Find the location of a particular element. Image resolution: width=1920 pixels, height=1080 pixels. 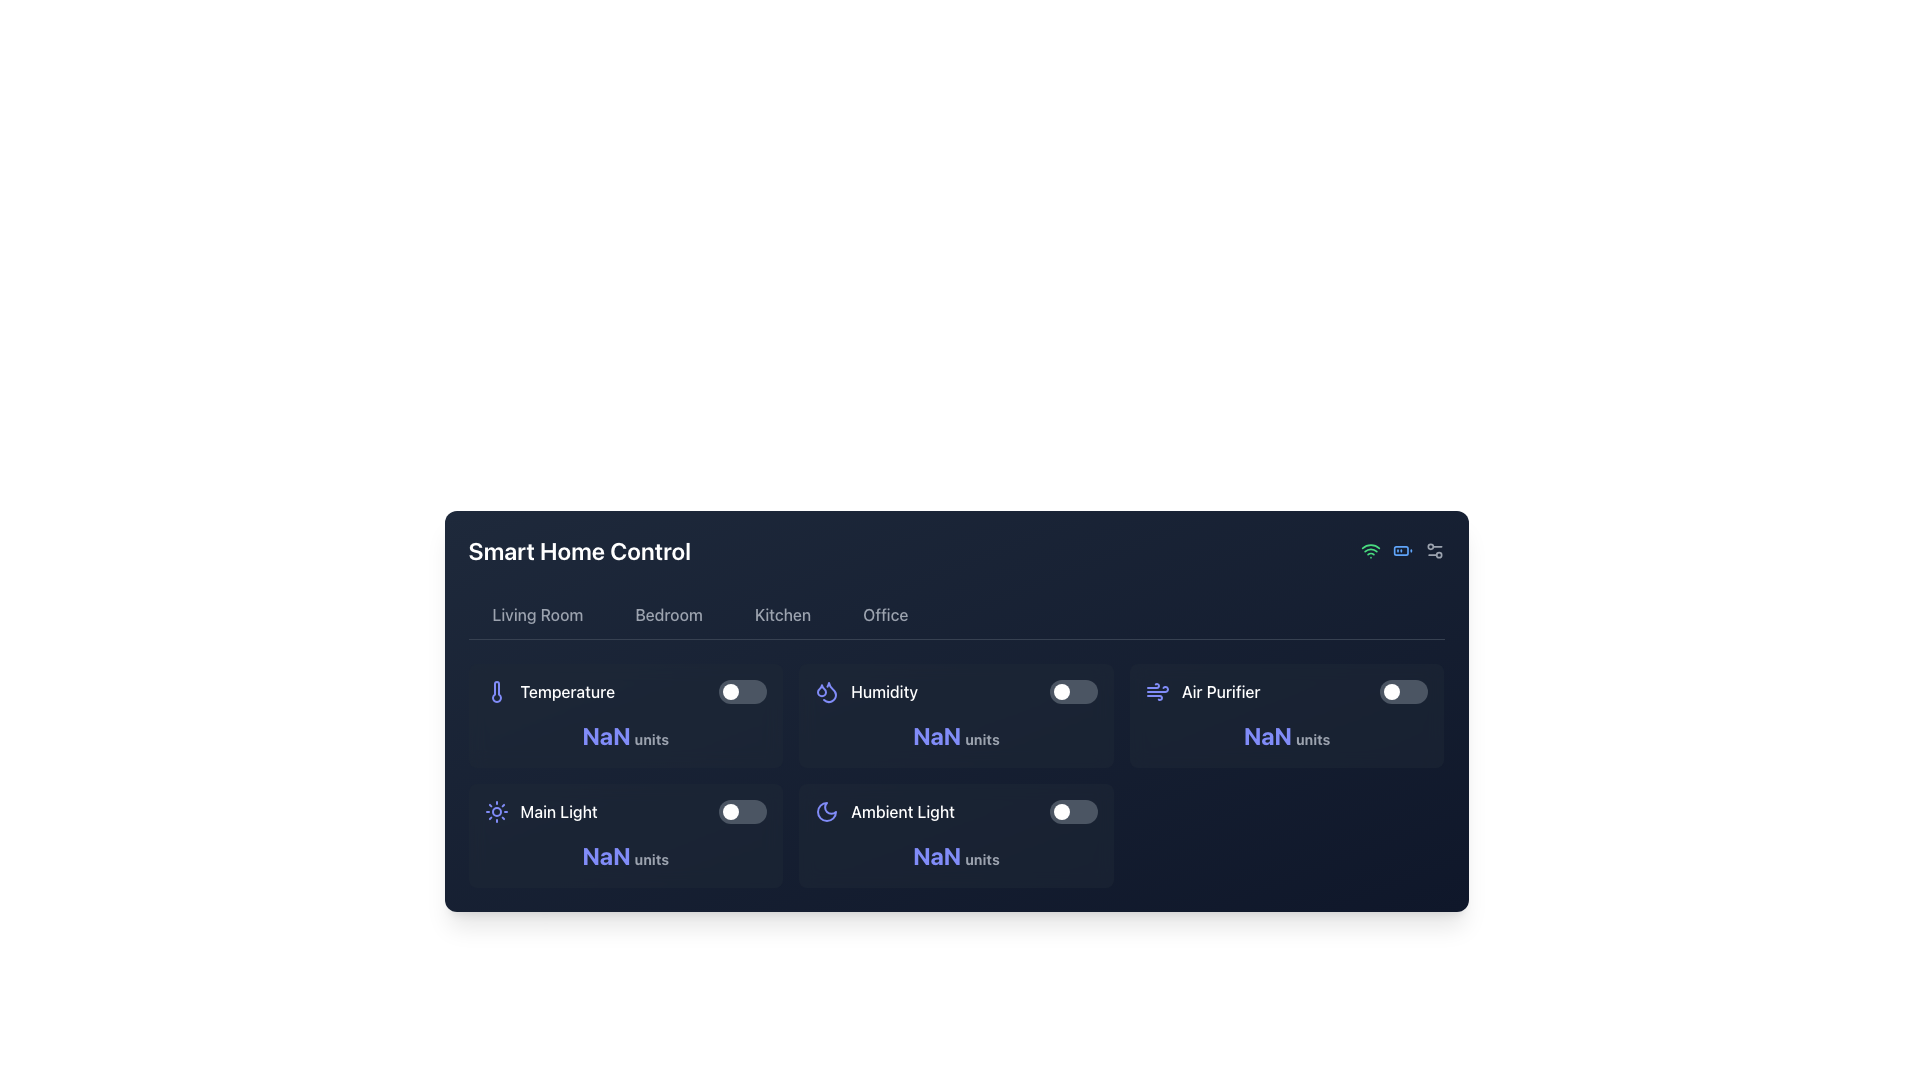

the Text Label that serves as a unit descriptor for the numerical value displayed next to it, located in the 'Air Purifier' card on the Smart Home Control panel is located at coordinates (1313, 739).